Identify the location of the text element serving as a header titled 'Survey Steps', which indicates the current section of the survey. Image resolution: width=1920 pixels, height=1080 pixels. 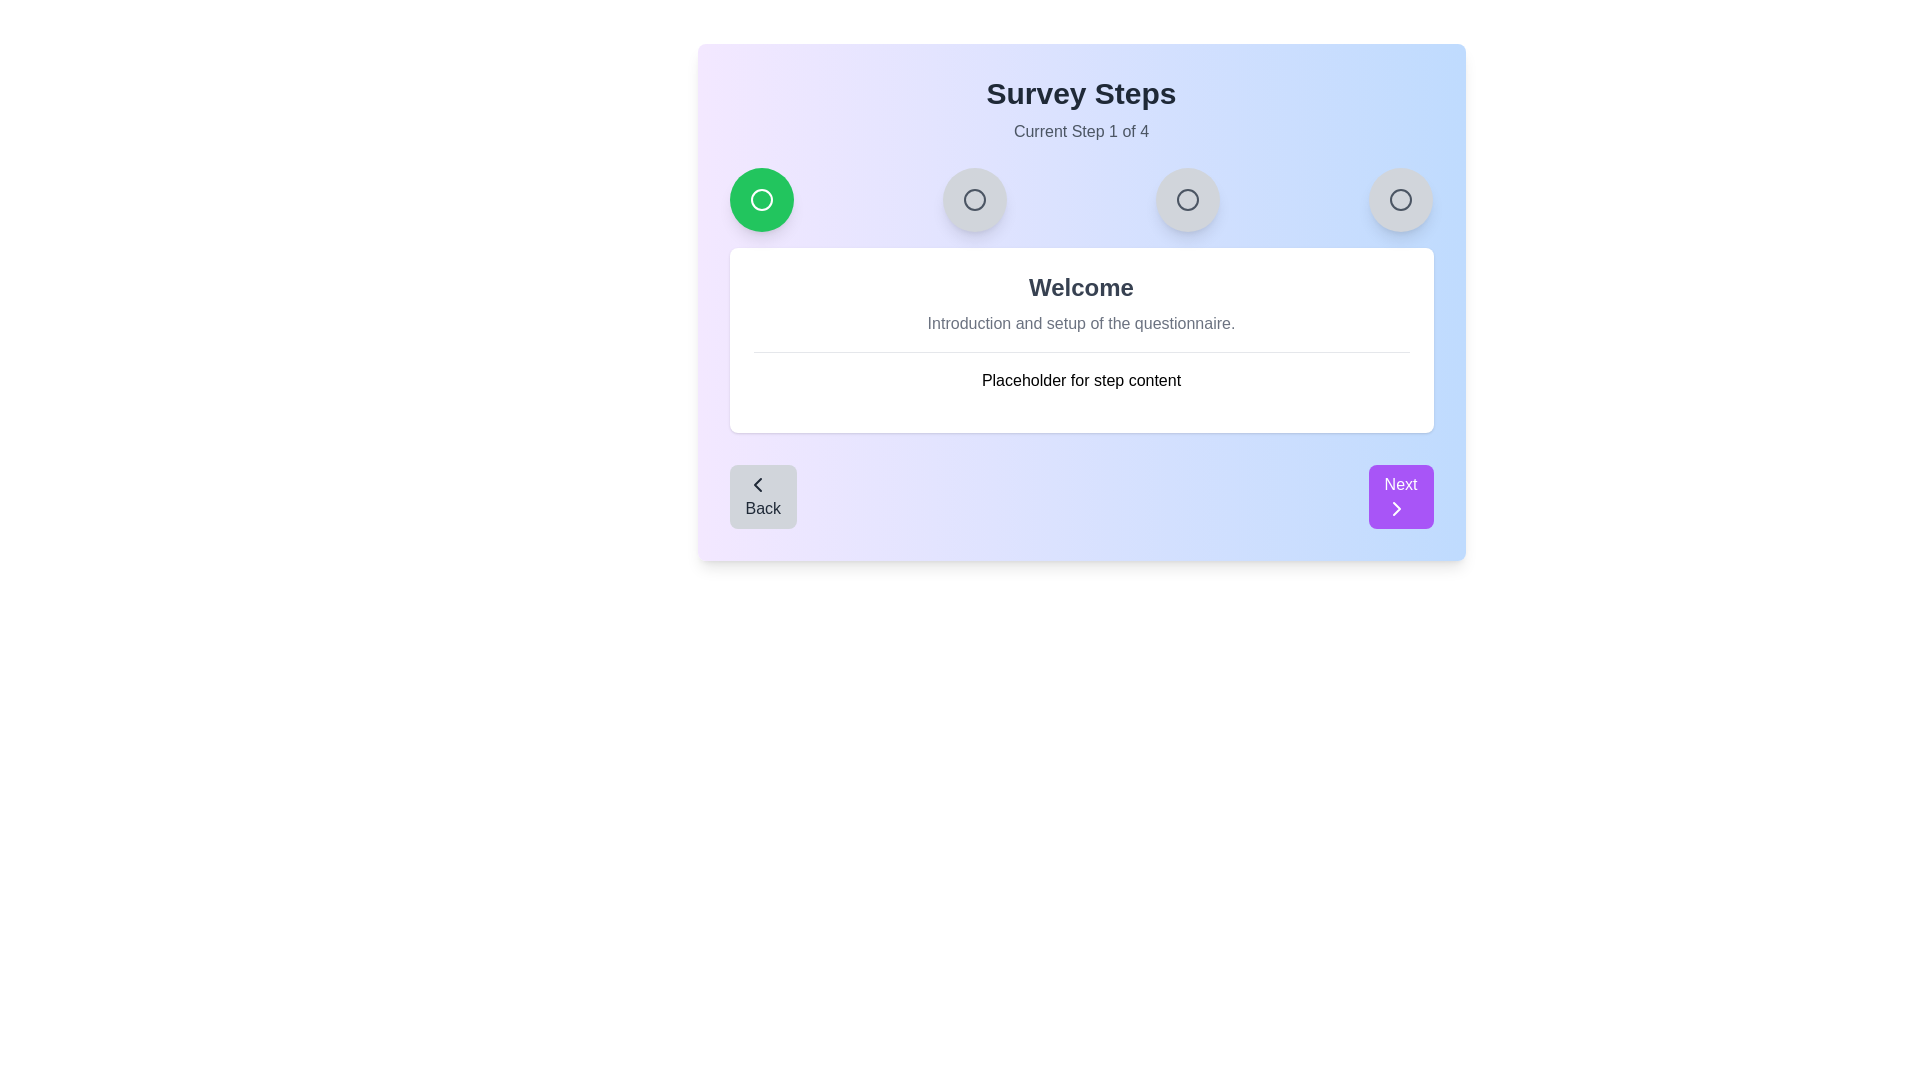
(1080, 93).